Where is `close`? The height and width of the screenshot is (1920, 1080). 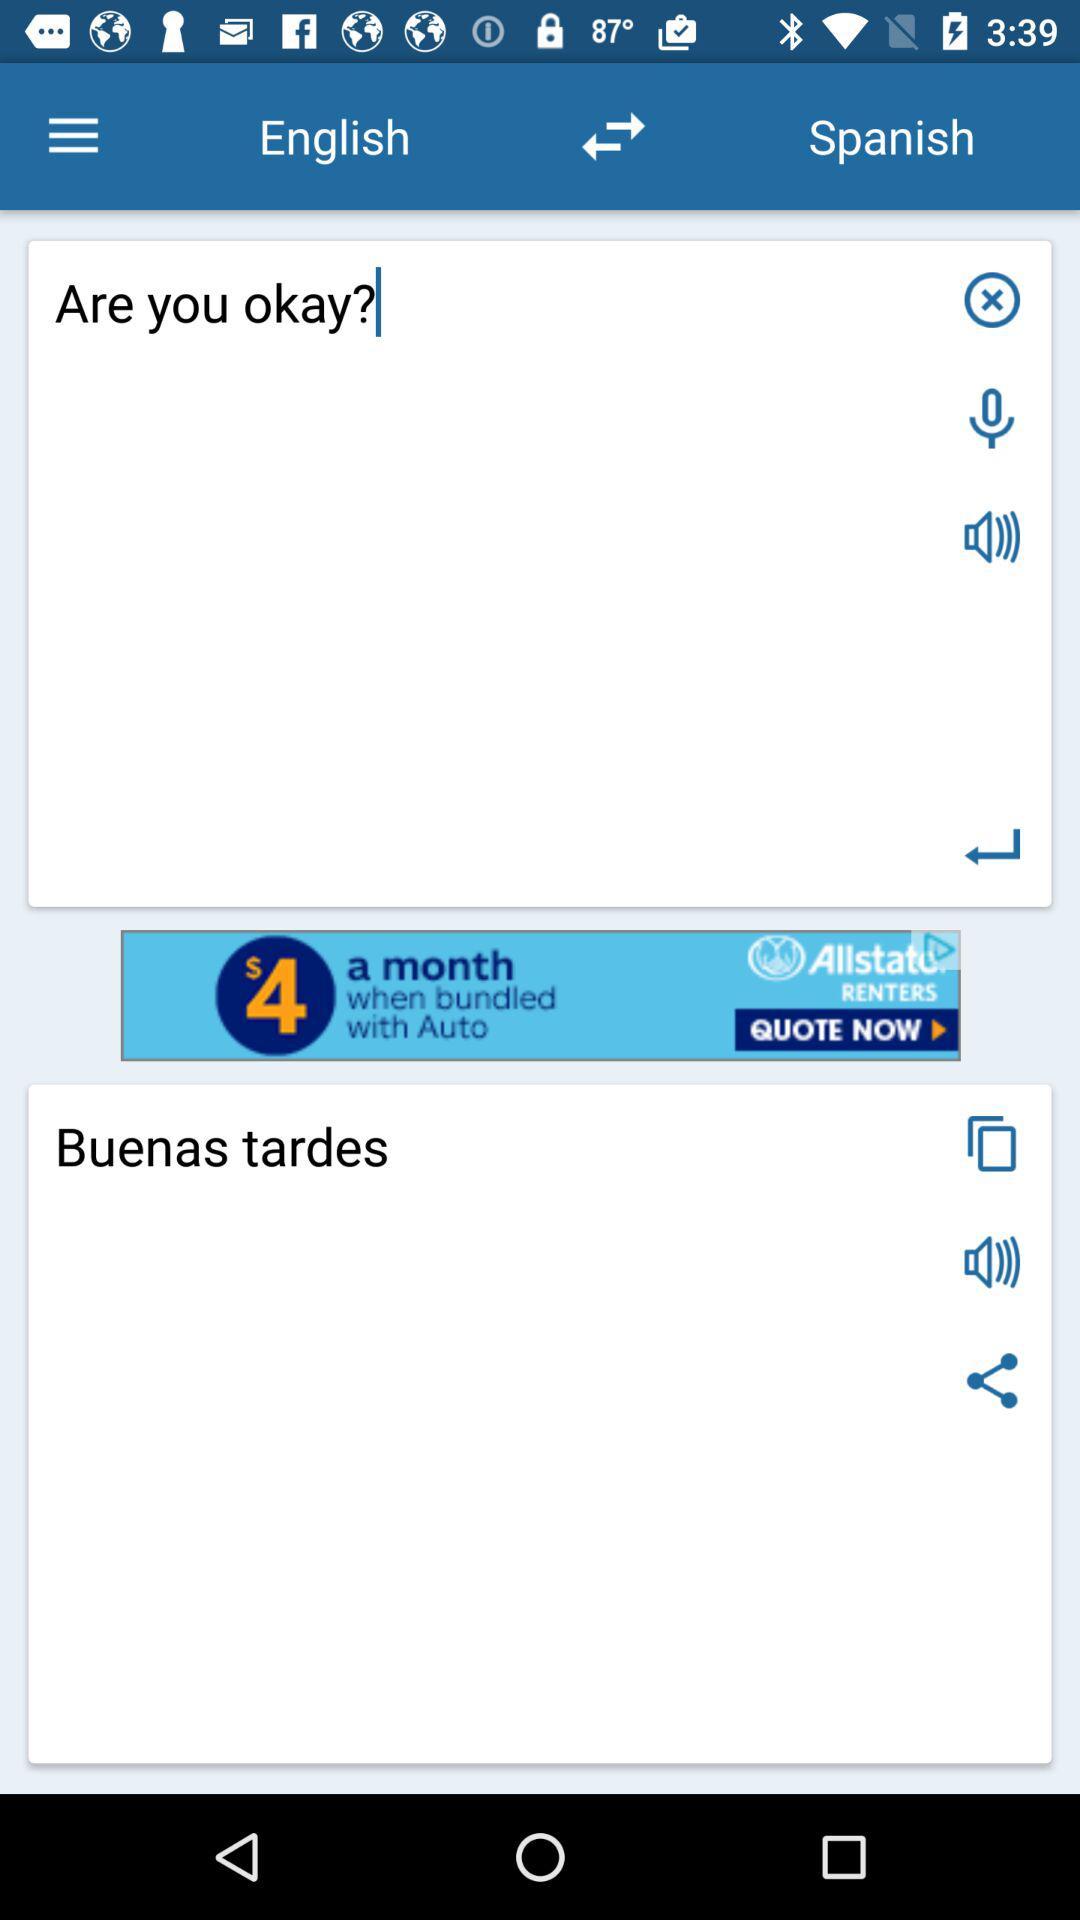 close is located at coordinates (992, 298).